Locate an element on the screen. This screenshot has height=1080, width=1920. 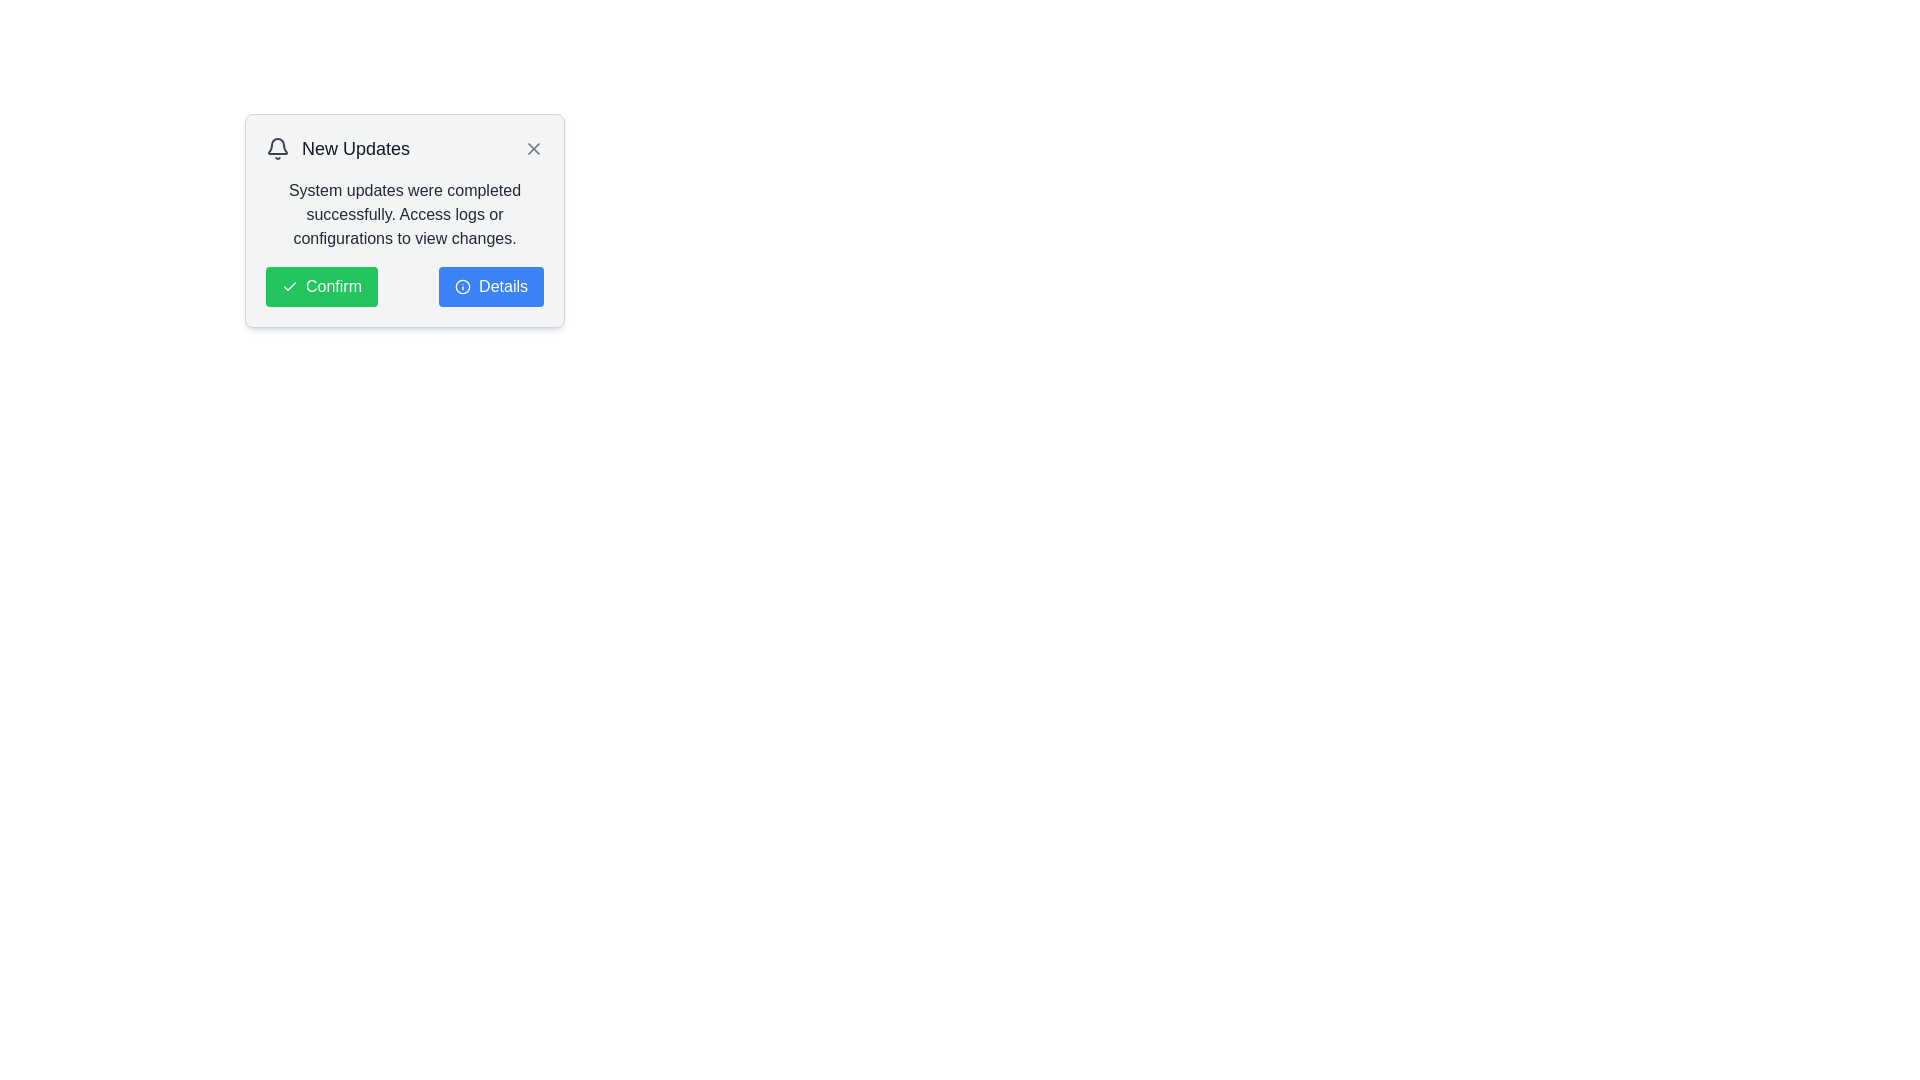
the notification icon located in the top-left corner of the 'New Updates' modal is located at coordinates (277, 145).